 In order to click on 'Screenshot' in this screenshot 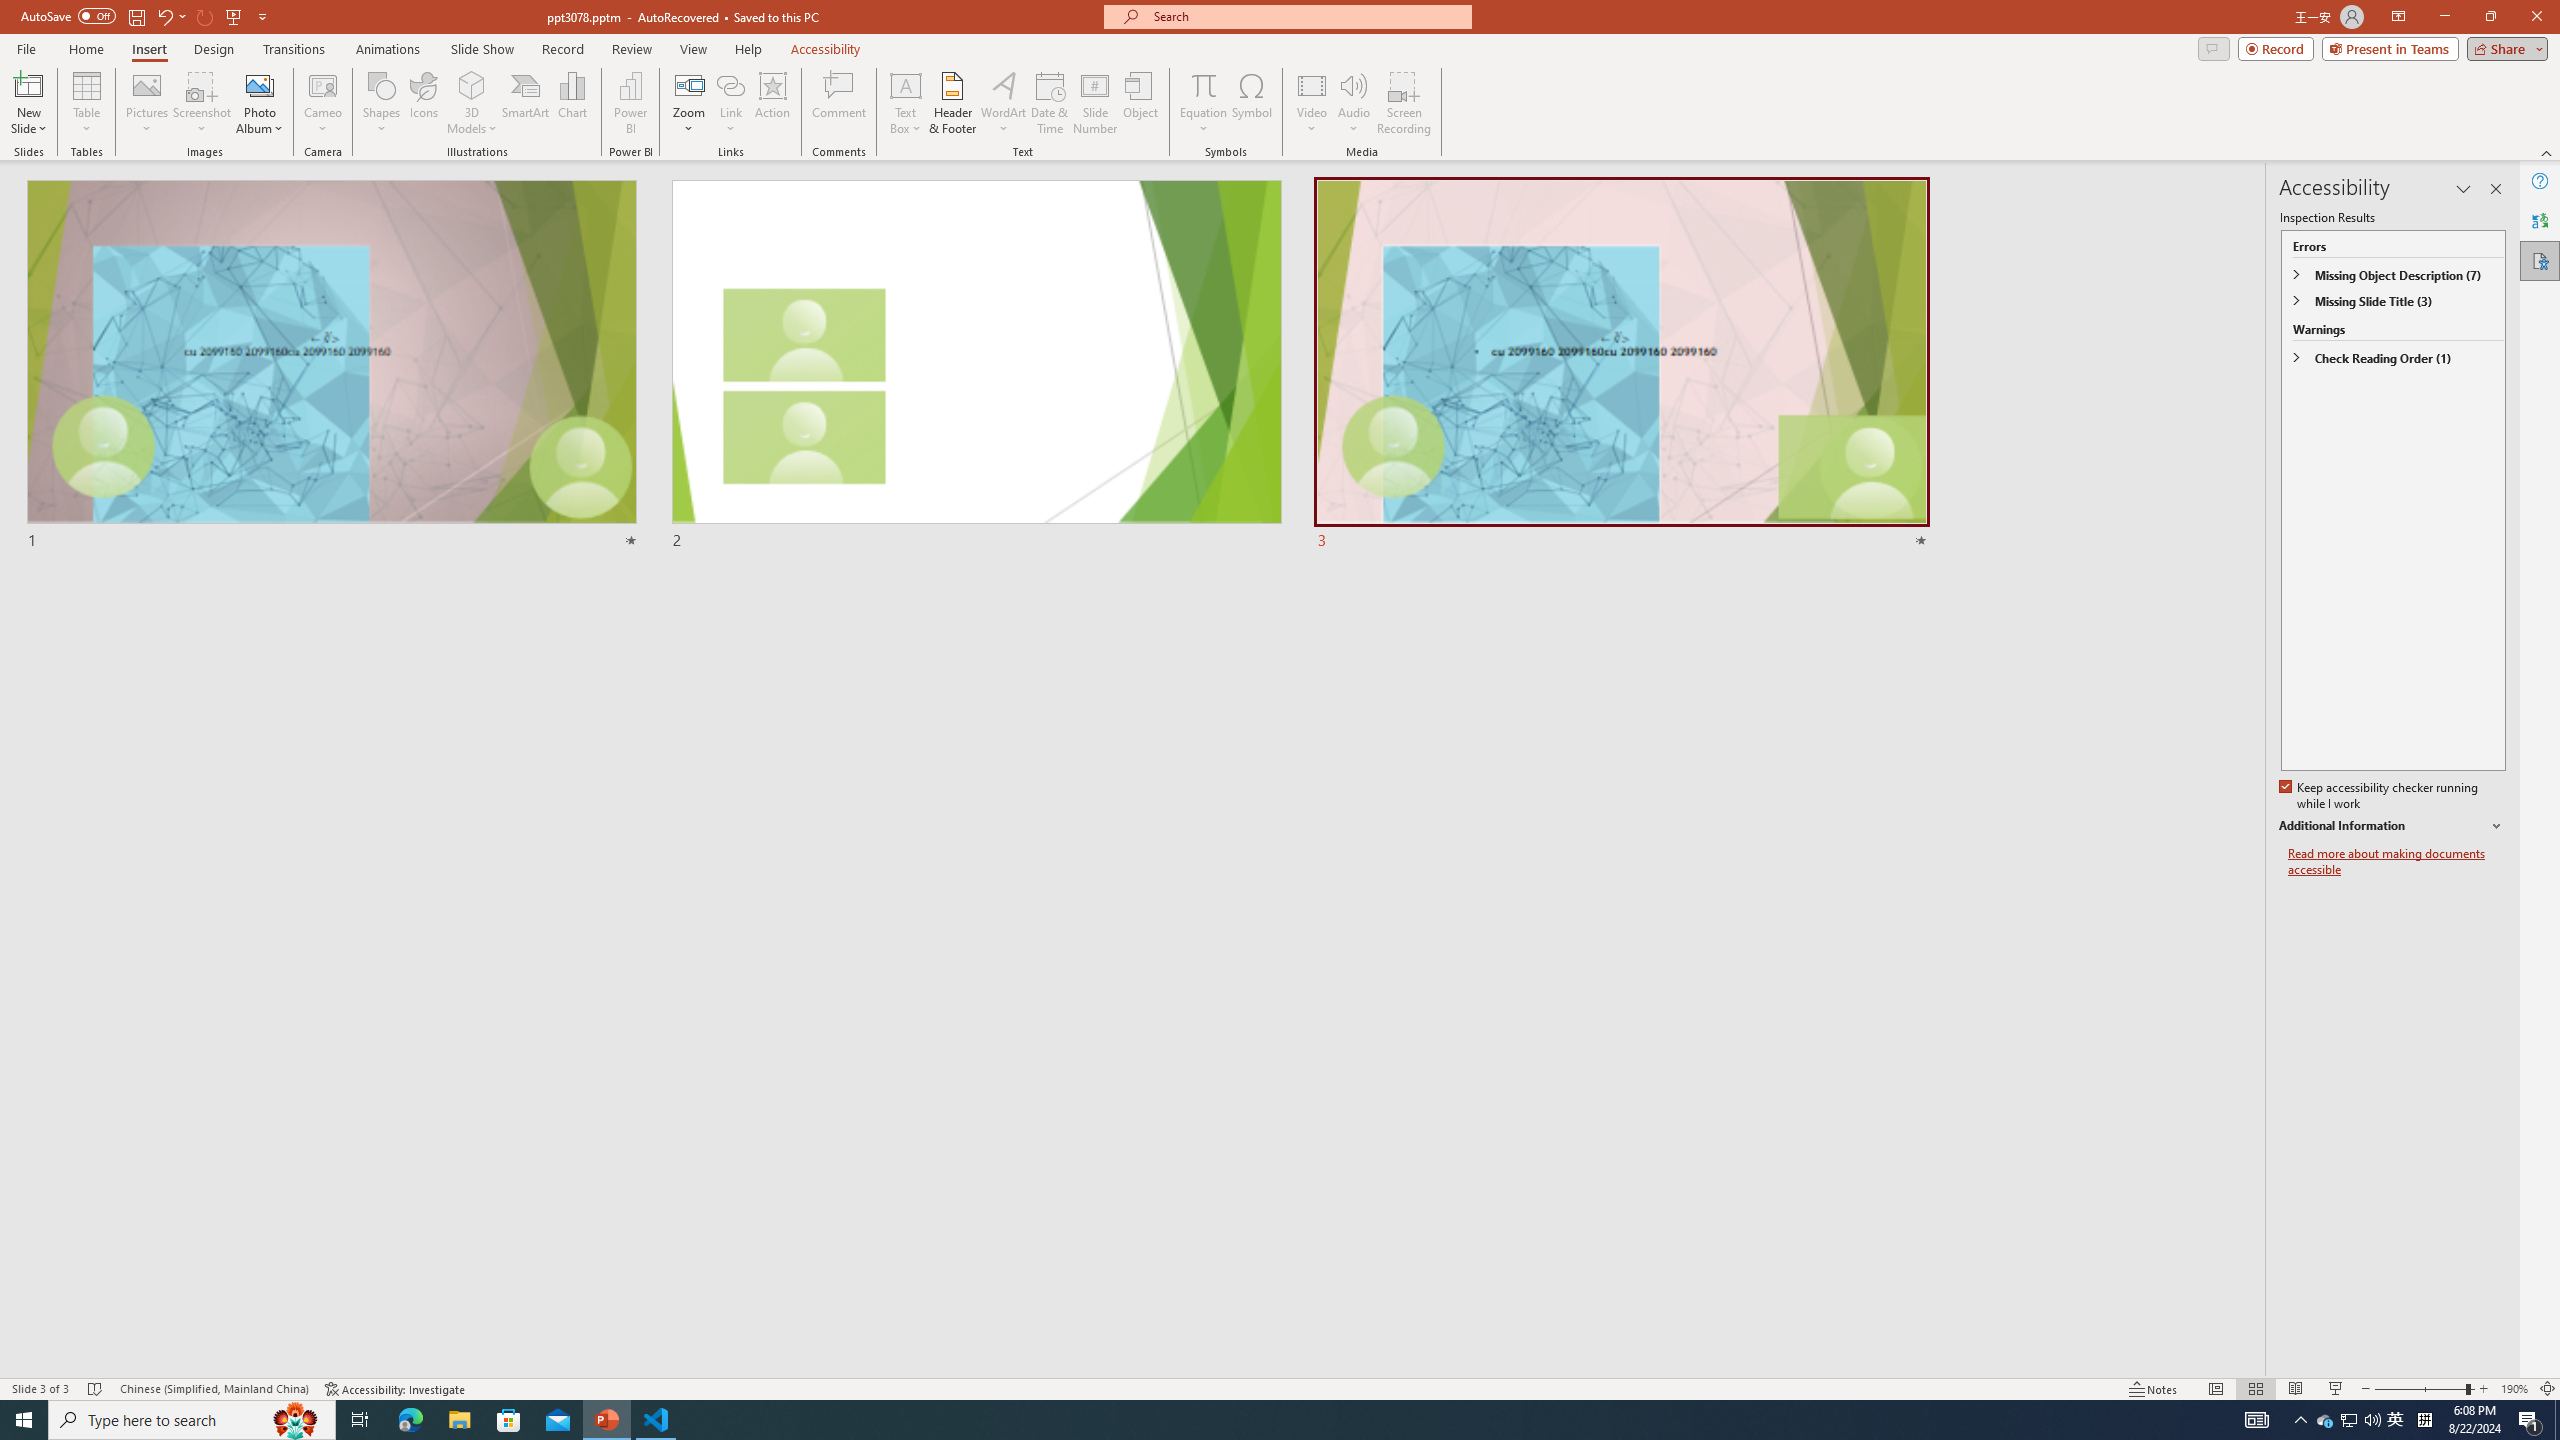, I will do `click(201, 103)`.